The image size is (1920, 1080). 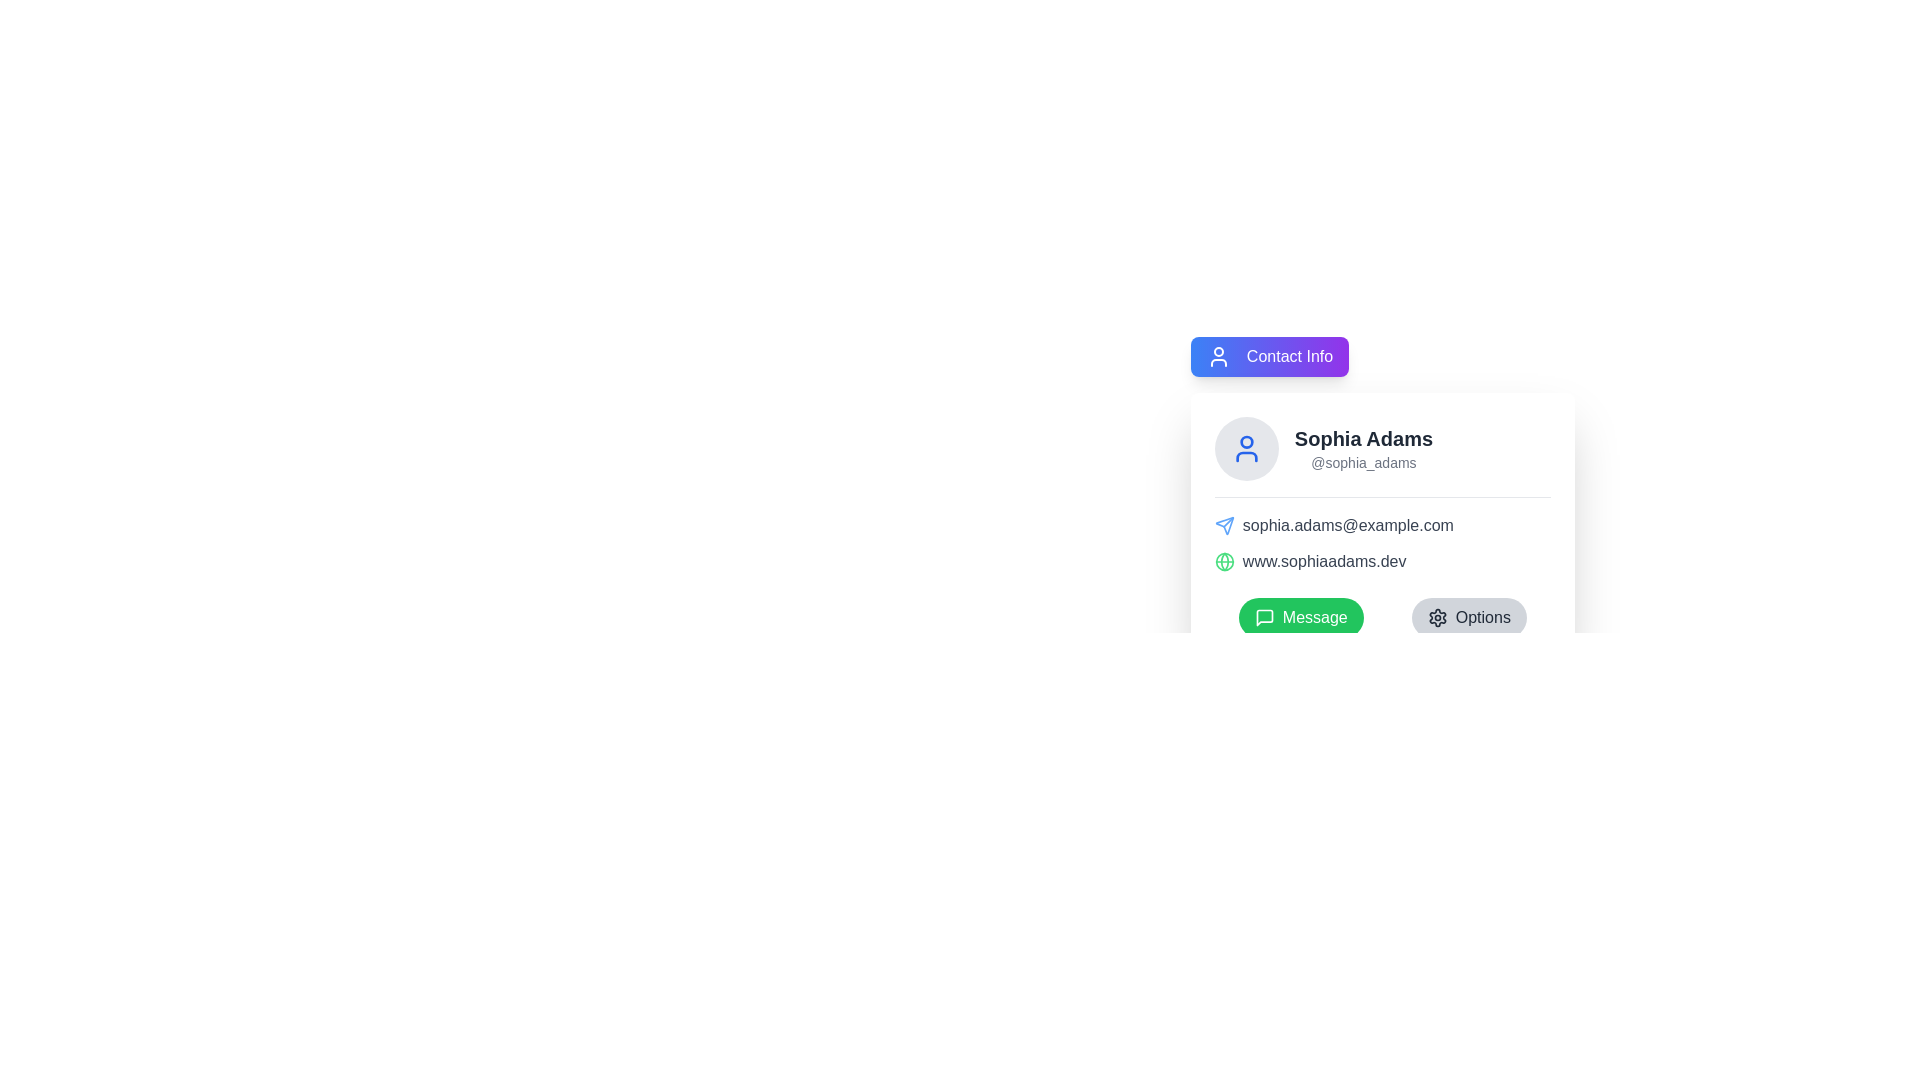 What do you see at coordinates (1362, 438) in the screenshot?
I see `text from the bold label displaying 'Sophia Adams' located in the upper section of the profile card, to the right of the avatar icon and above the username '@sophia_adams'` at bounding box center [1362, 438].